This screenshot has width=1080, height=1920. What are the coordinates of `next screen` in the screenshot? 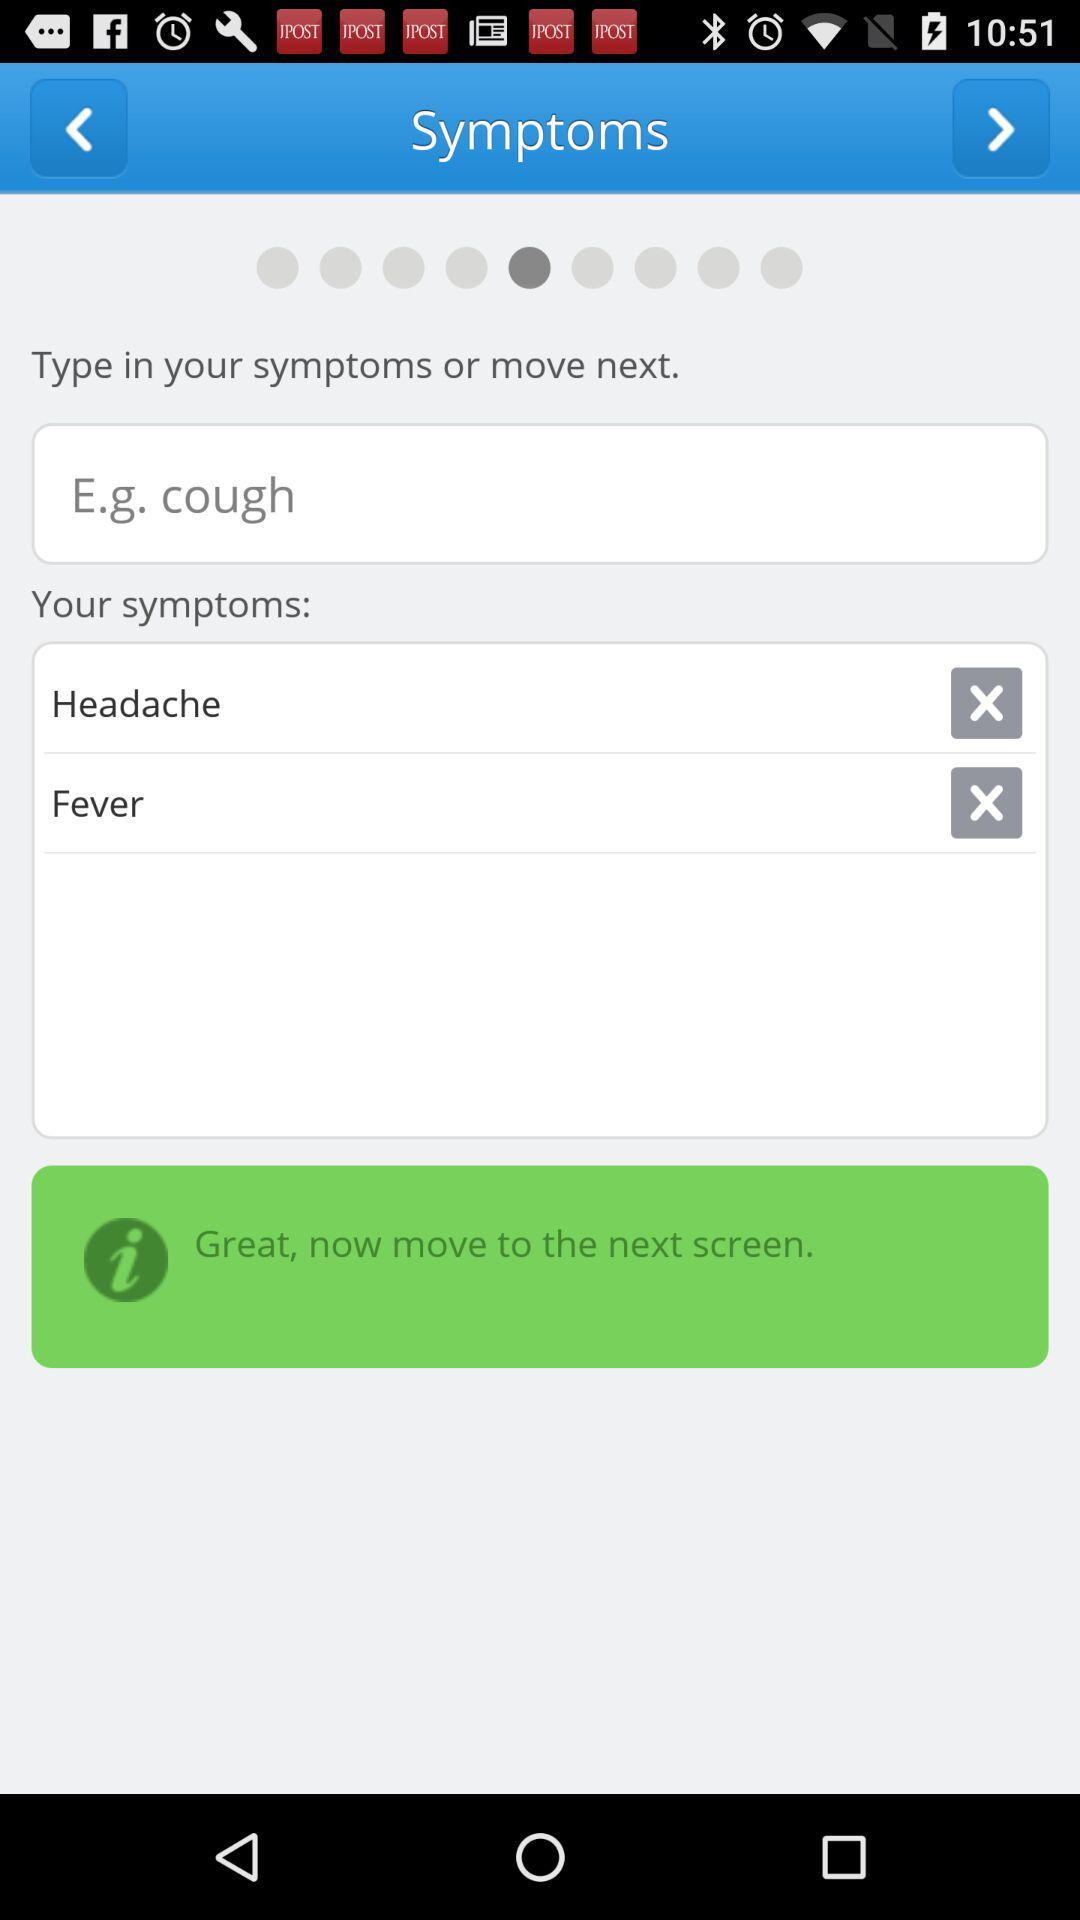 It's located at (1001, 127).